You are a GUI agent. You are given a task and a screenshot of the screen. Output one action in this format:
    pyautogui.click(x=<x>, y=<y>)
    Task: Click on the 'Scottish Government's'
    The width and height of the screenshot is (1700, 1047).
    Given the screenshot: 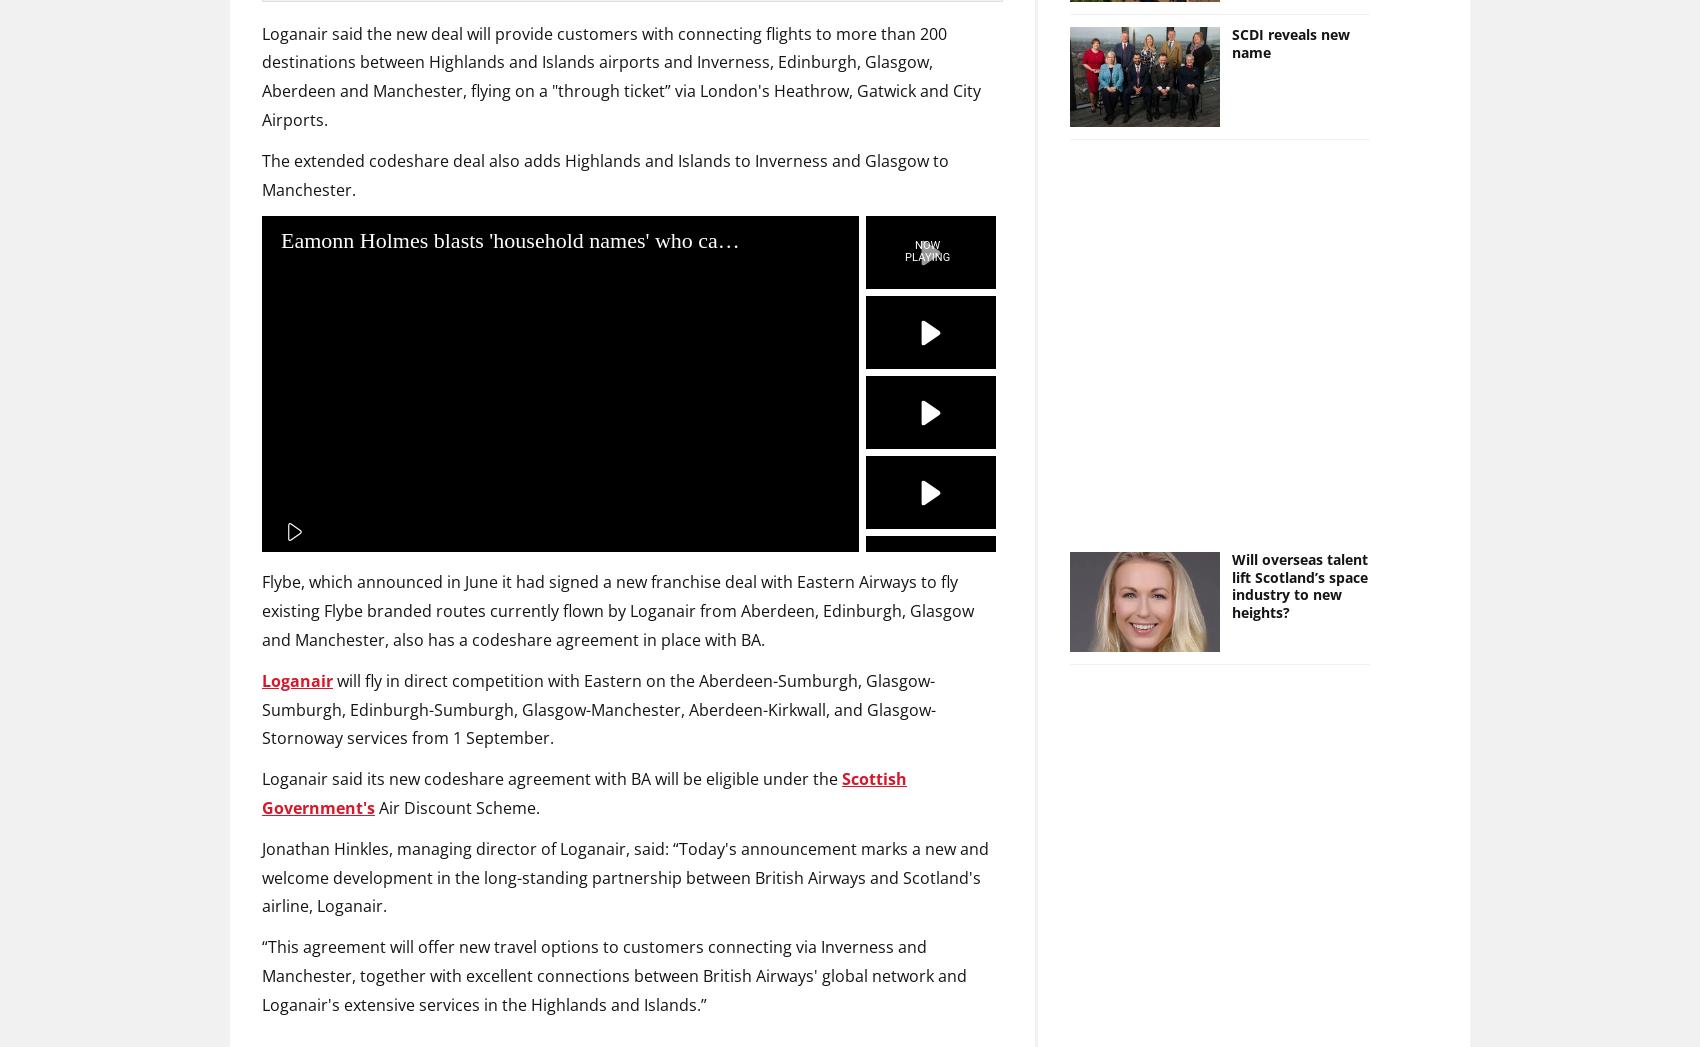 What is the action you would take?
    pyautogui.click(x=583, y=792)
    